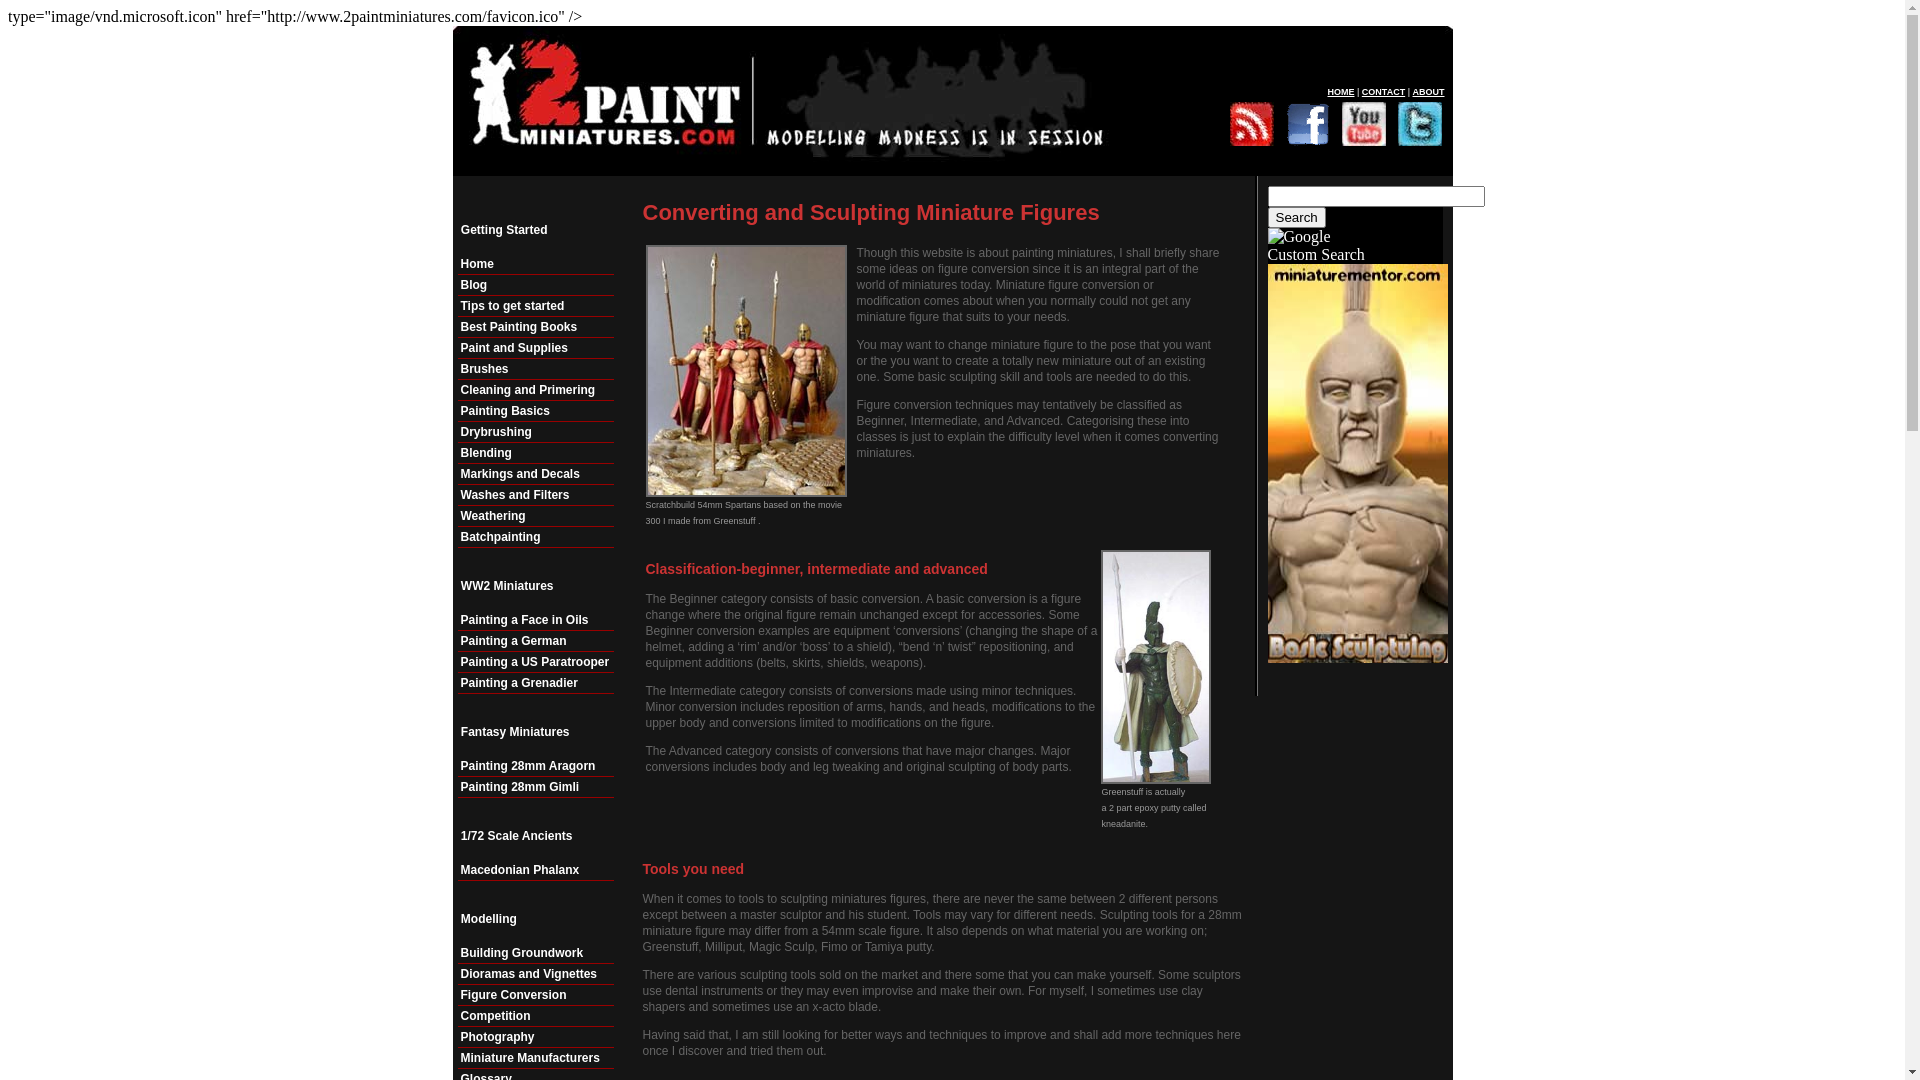  Describe the element at coordinates (536, 641) in the screenshot. I see `'Painting a German'` at that location.